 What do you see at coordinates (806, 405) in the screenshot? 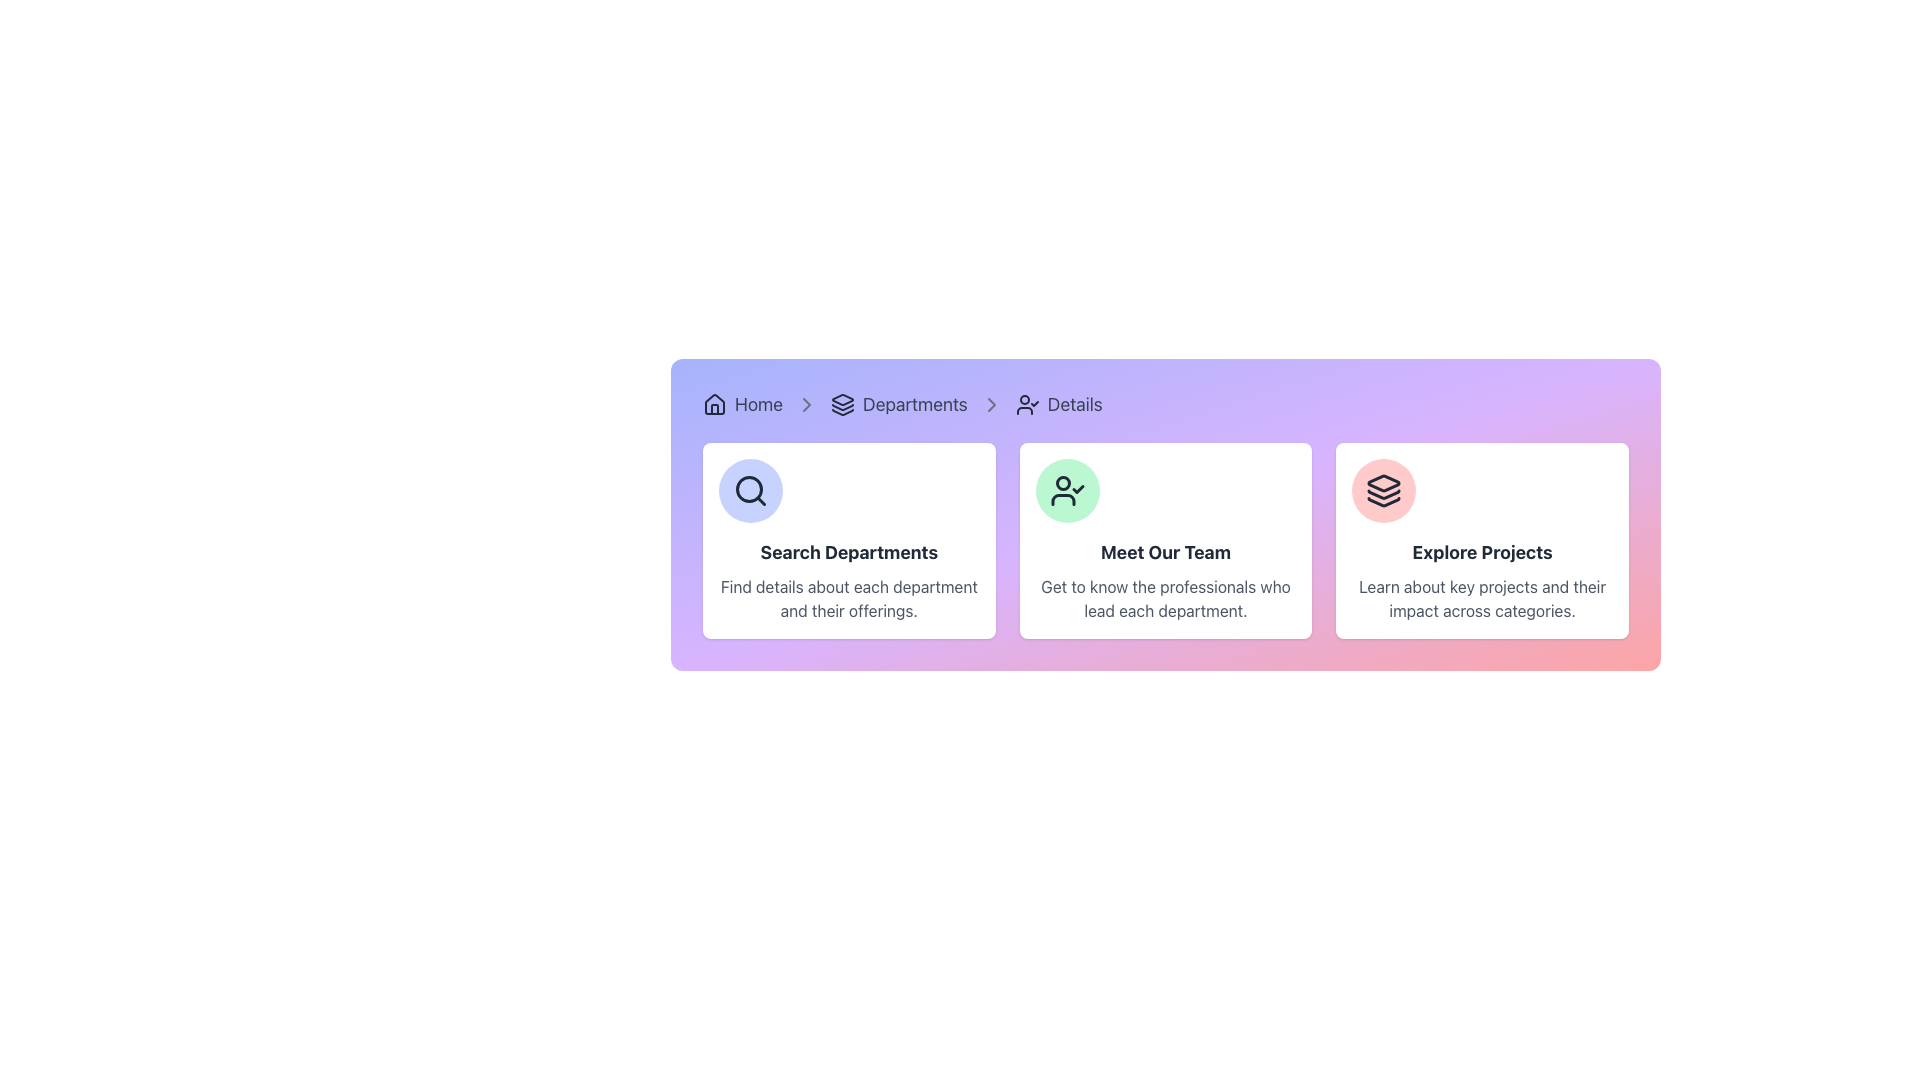
I see `the right-pointing arrow in the breadcrumb navigation located between 'Departments' and 'Details' to indicate the visual separation and hierarchy of navigation elements` at bounding box center [806, 405].